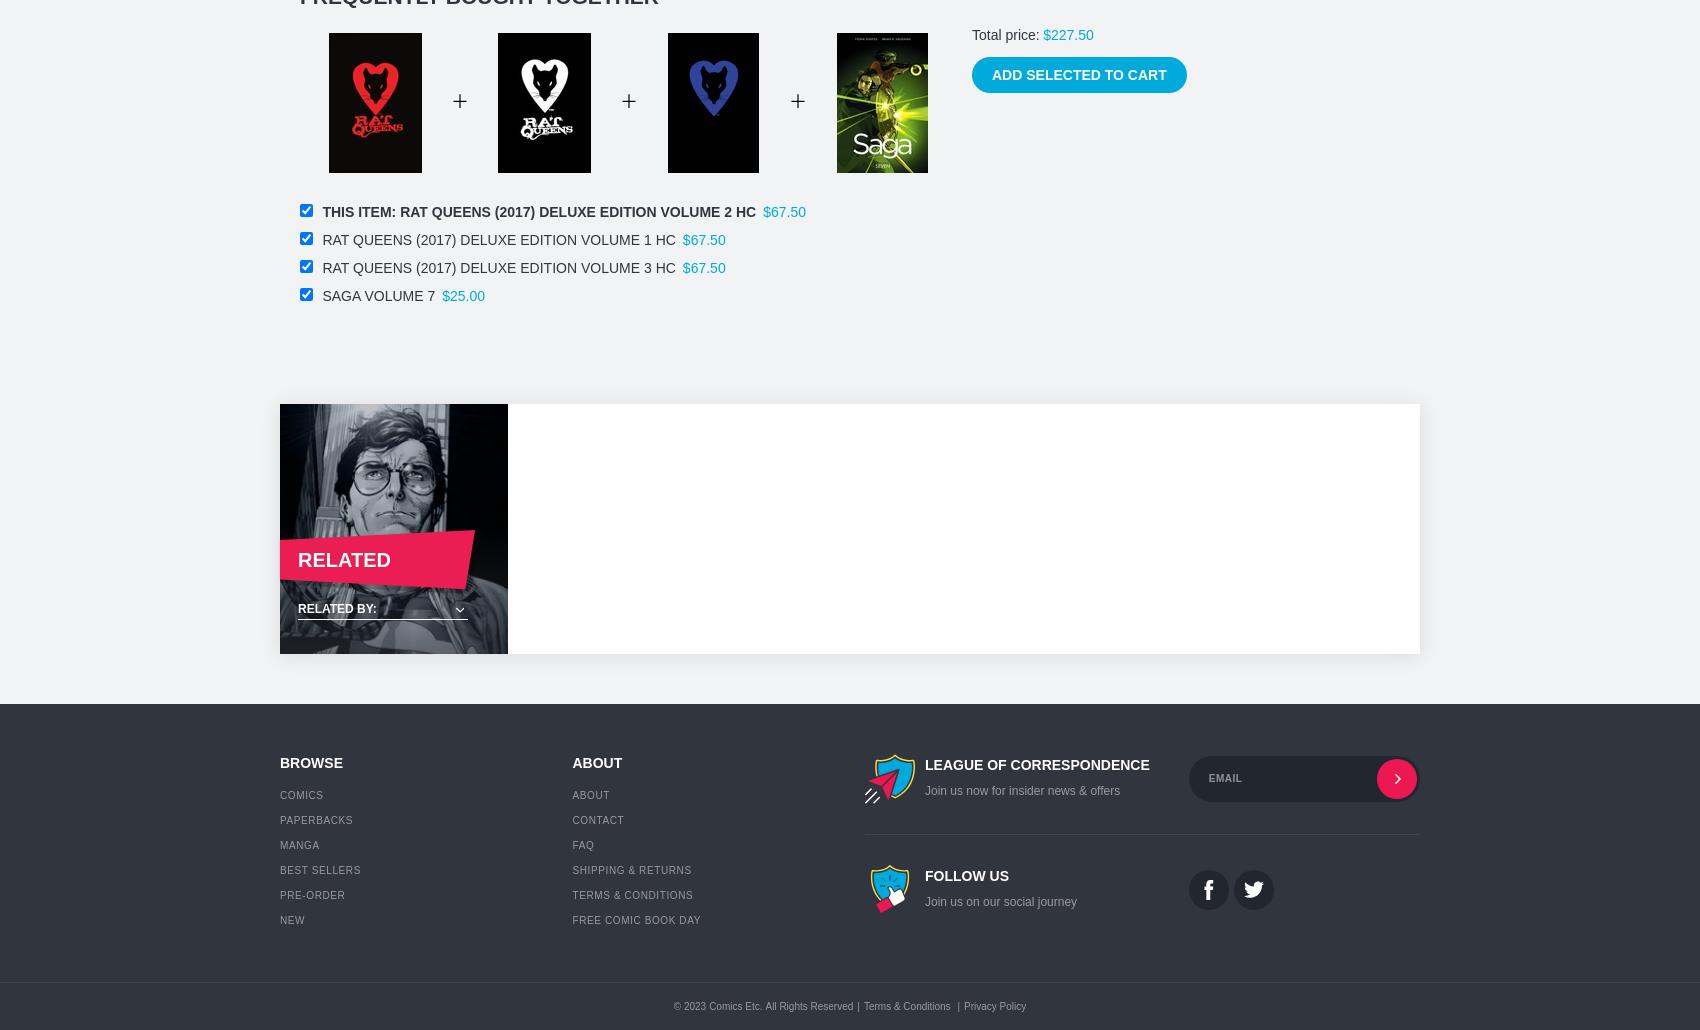 This screenshot has height=1030, width=1700. Describe the element at coordinates (279, 793) in the screenshot. I see `'Comics'` at that location.